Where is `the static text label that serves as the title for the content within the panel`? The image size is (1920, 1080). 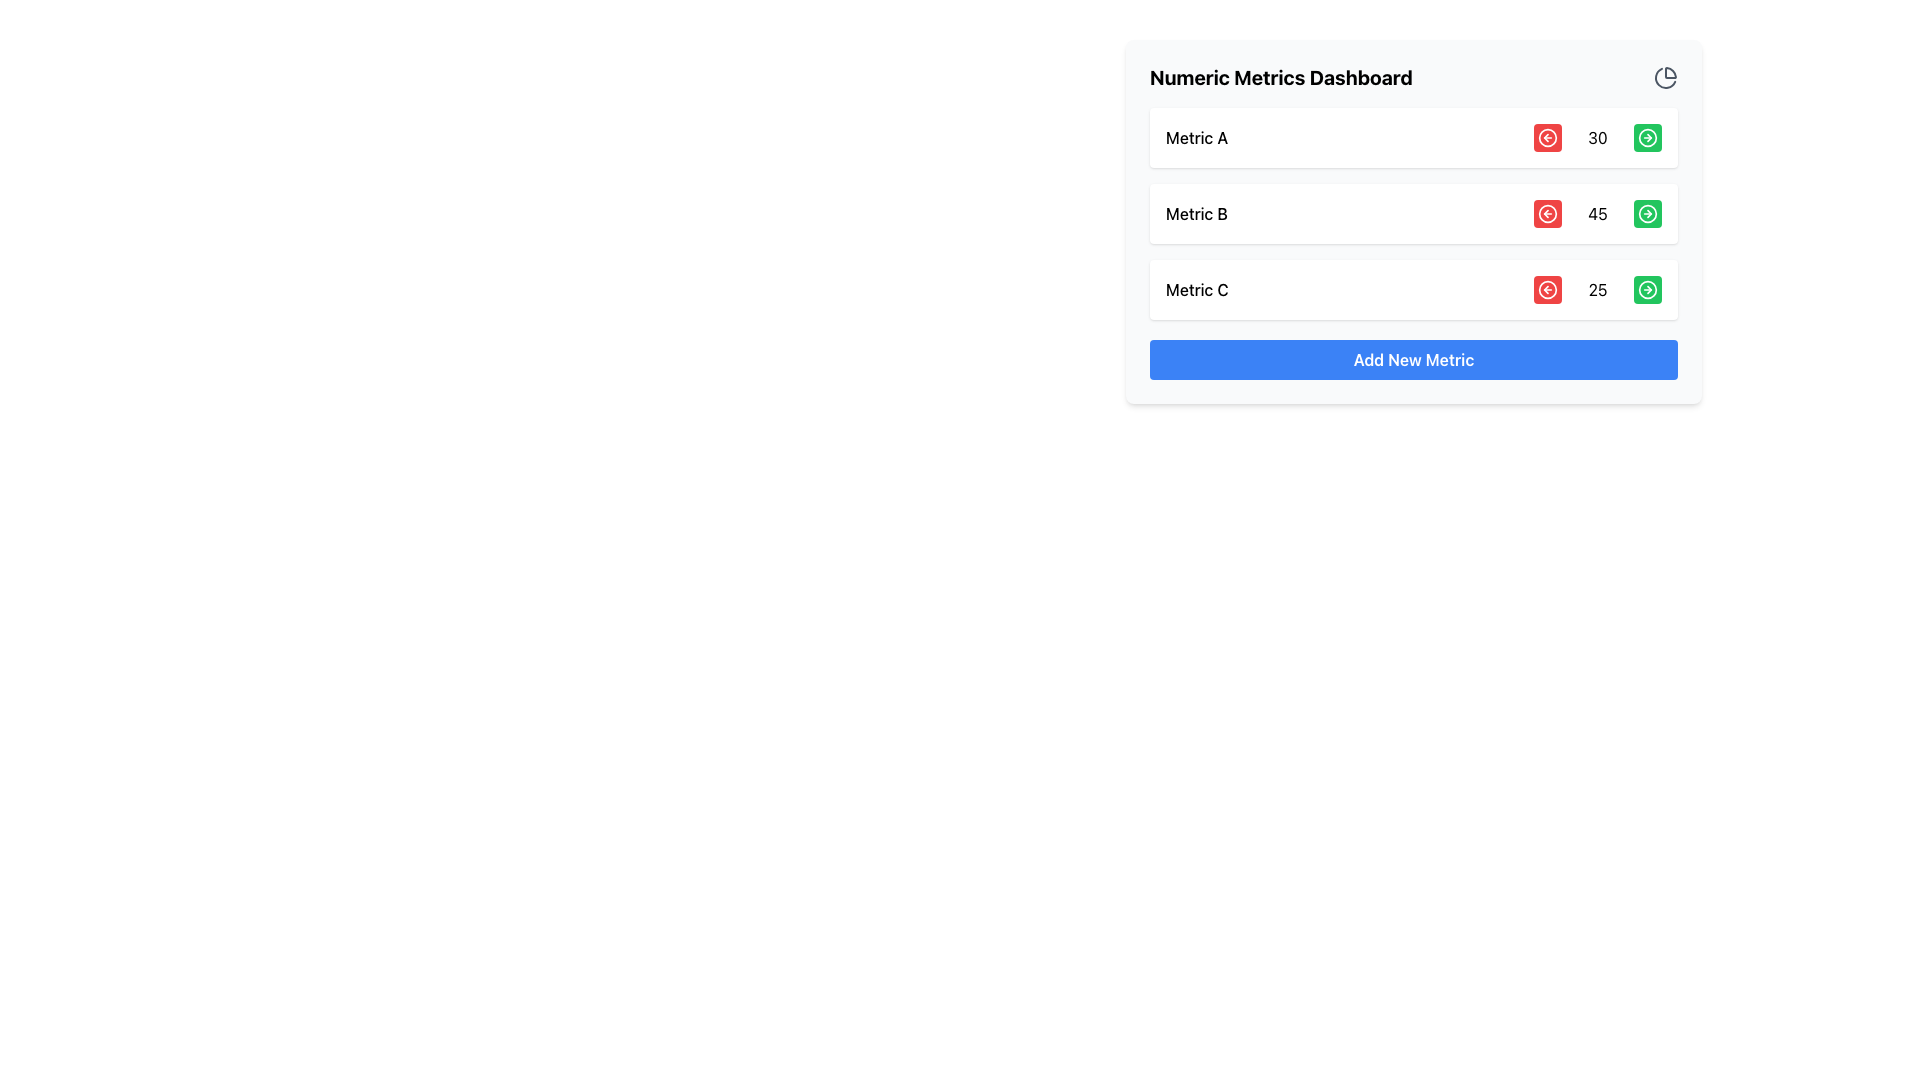 the static text label that serves as the title for the content within the panel is located at coordinates (1281, 76).